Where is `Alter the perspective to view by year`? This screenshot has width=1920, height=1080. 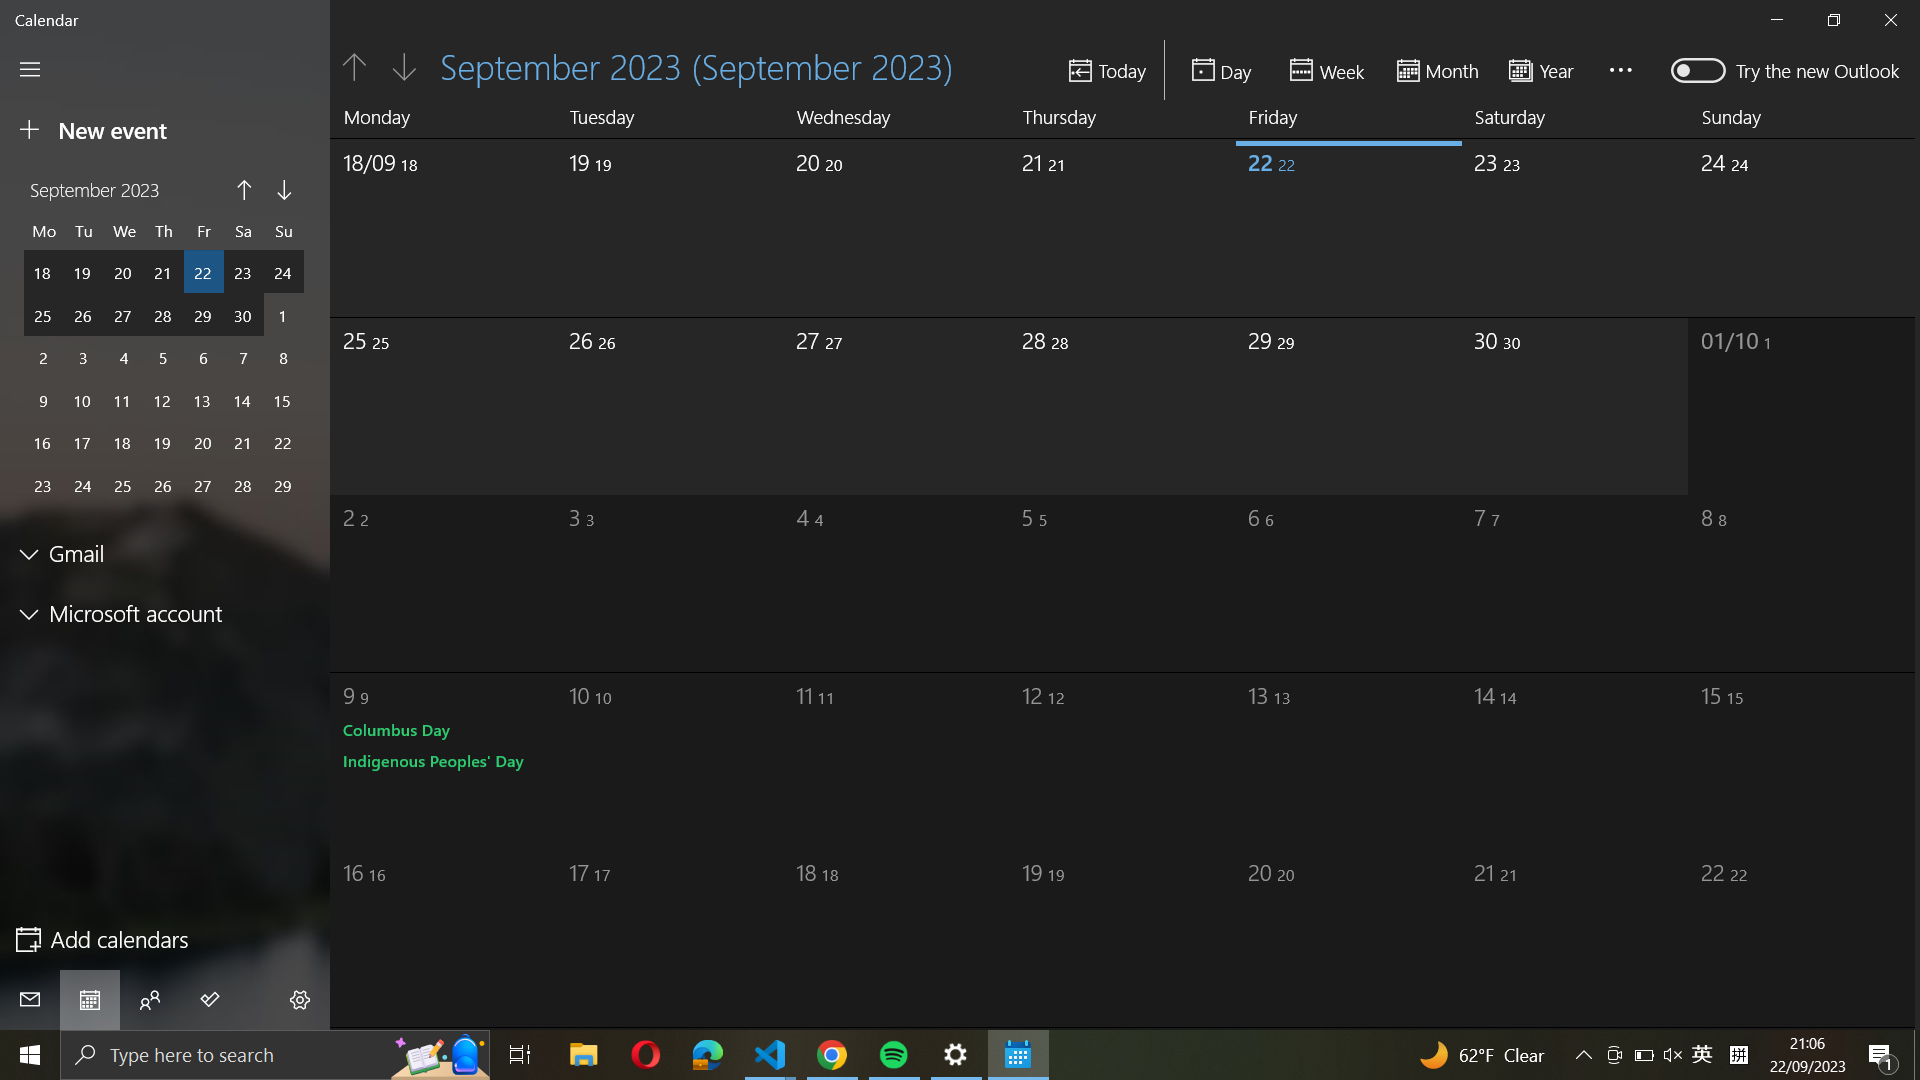 Alter the perspective to view by year is located at coordinates (1547, 68).